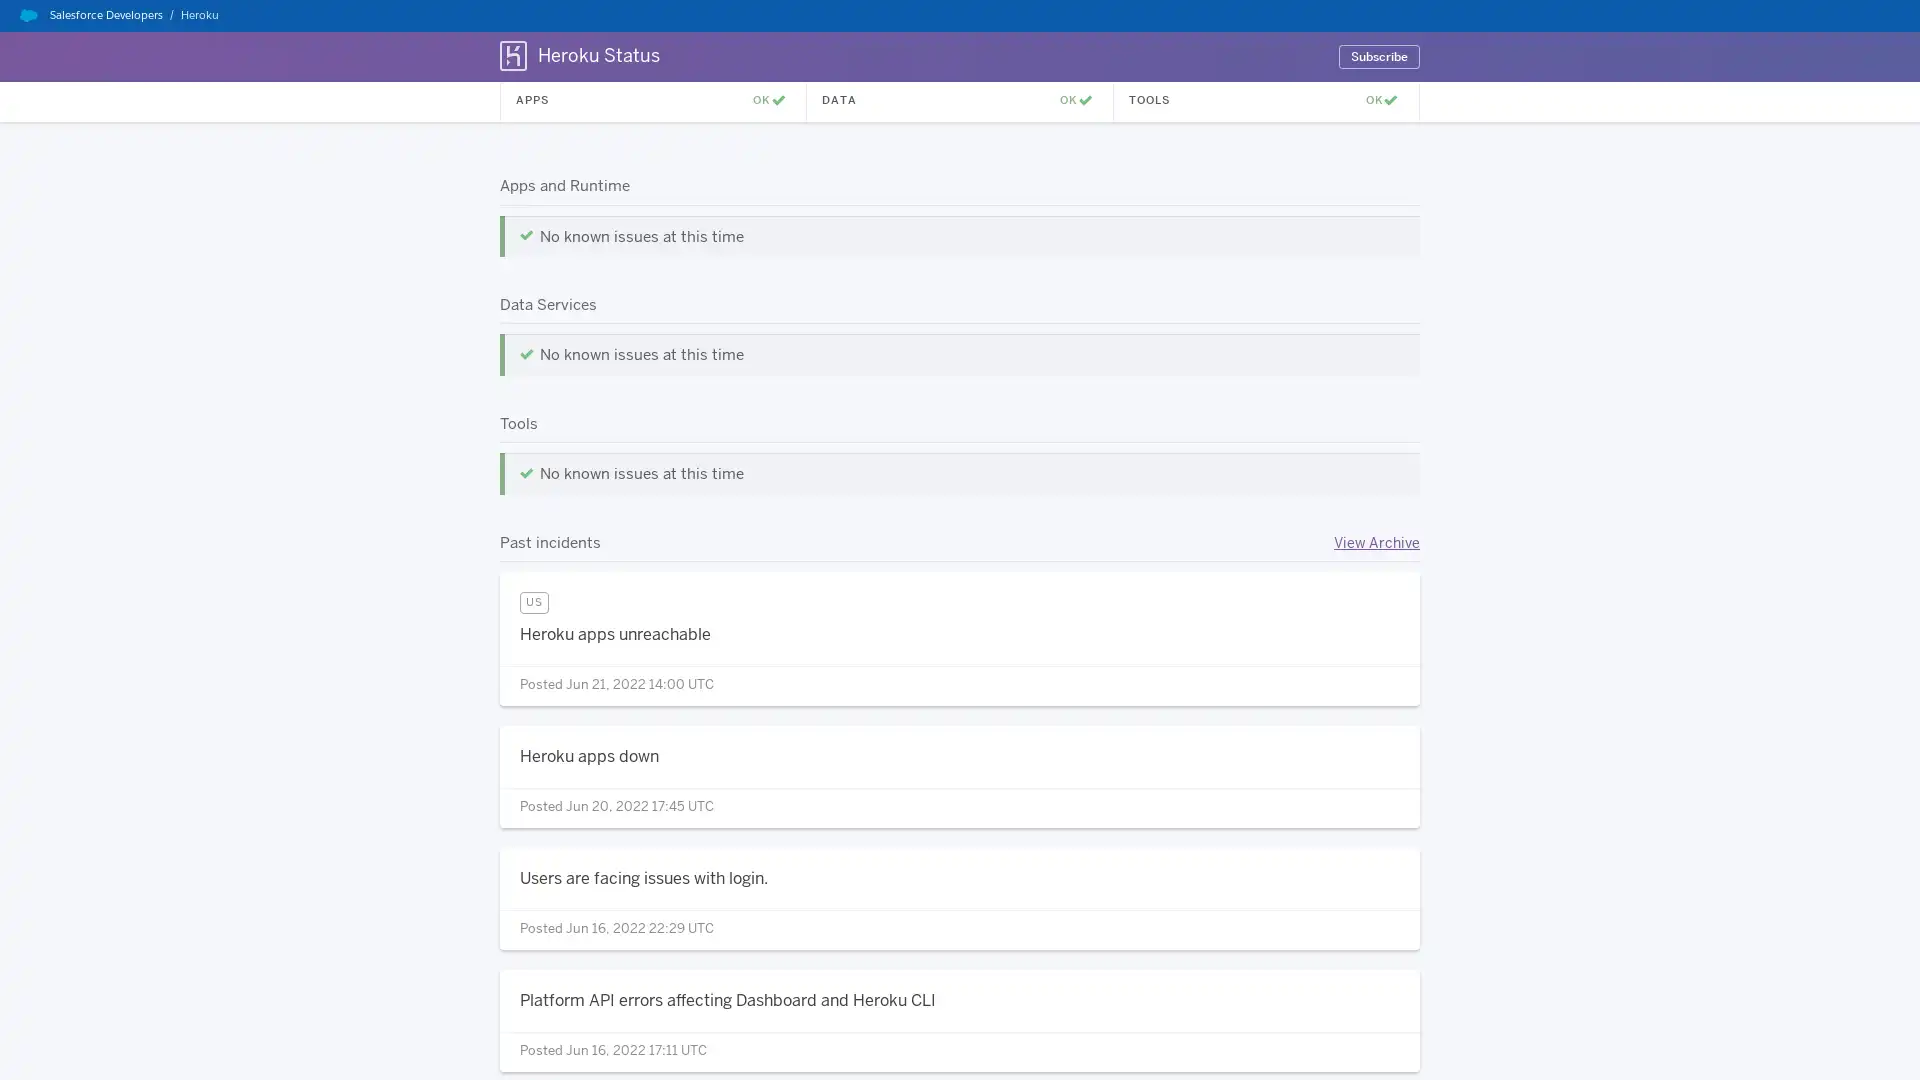  I want to click on Subscribe, so click(1378, 56).